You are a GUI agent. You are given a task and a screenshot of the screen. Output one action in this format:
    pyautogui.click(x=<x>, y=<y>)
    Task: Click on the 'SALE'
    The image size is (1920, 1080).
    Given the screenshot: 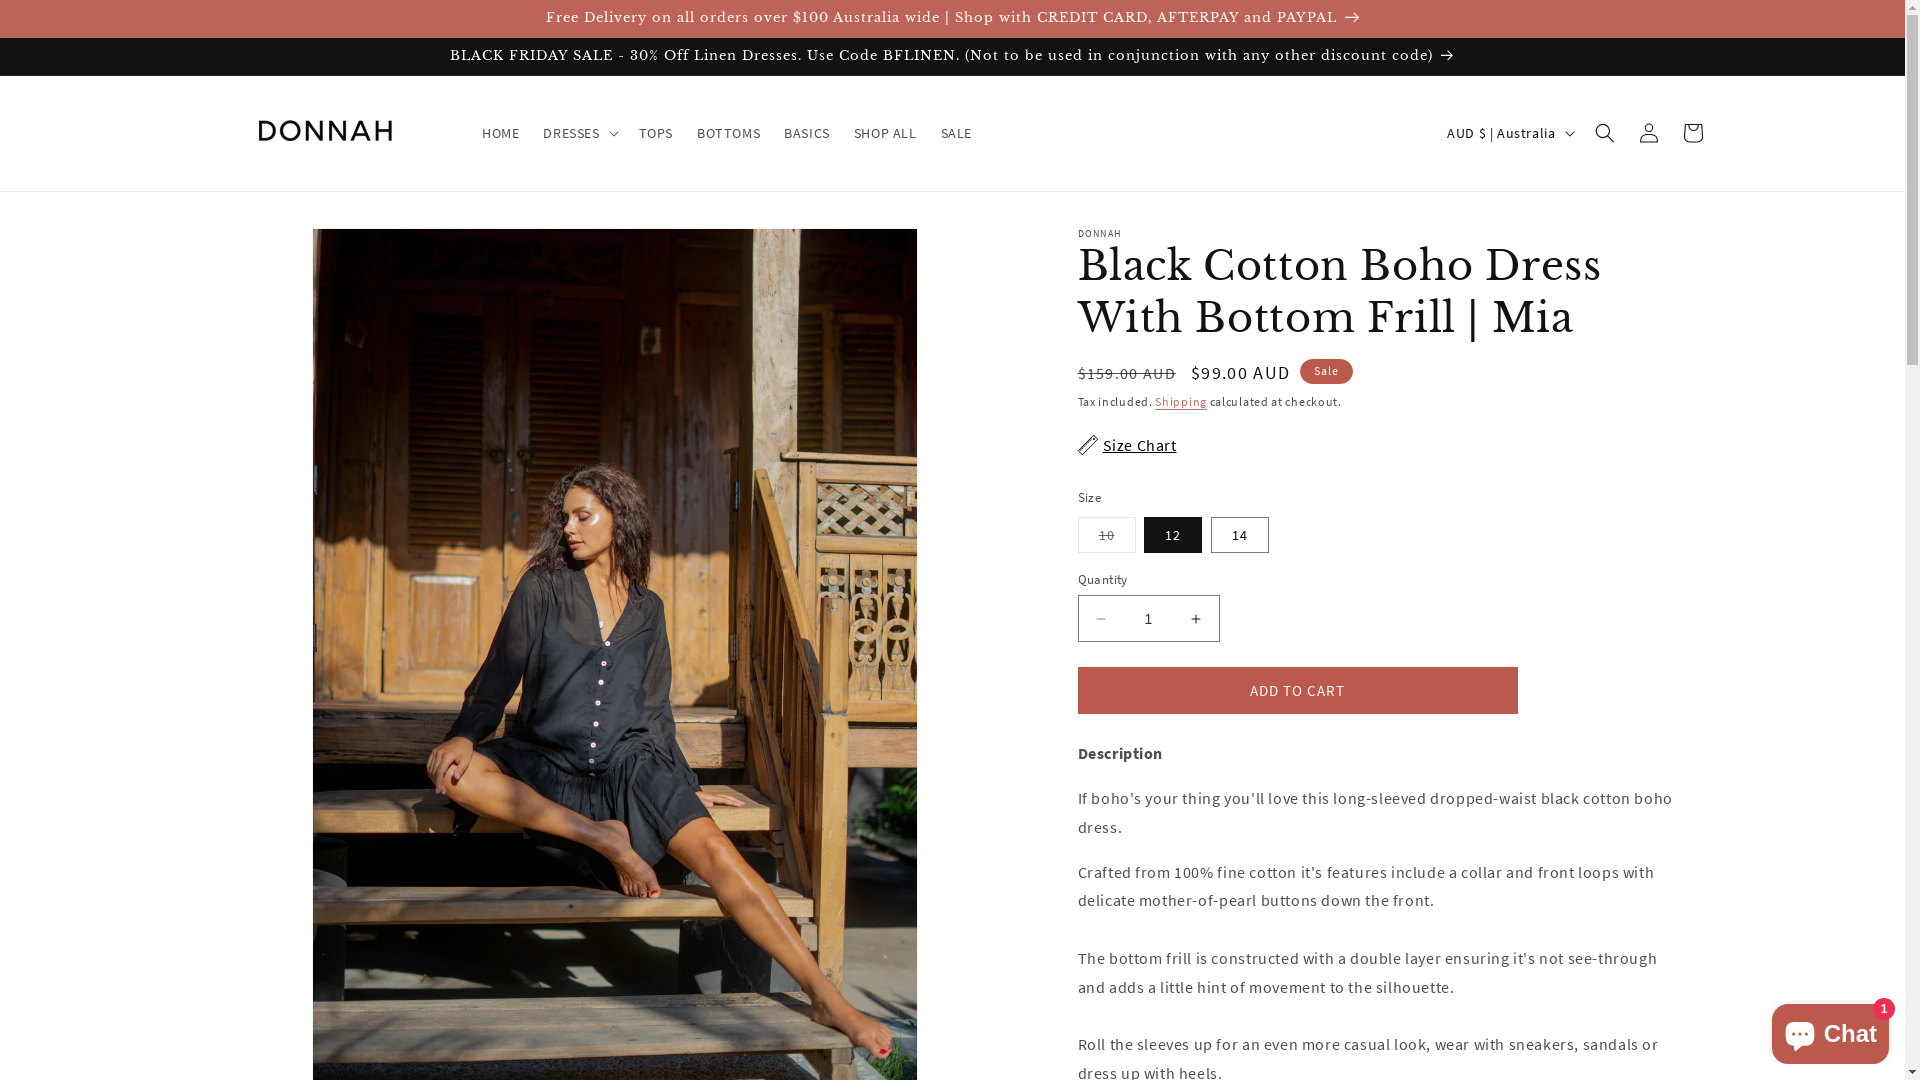 What is the action you would take?
    pyautogui.click(x=955, y=132)
    